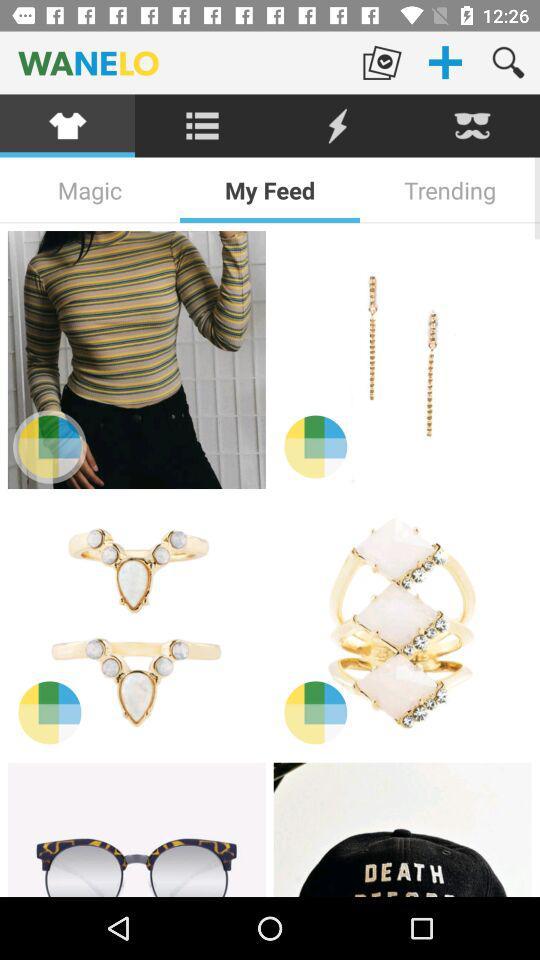 The height and width of the screenshot is (960, 540). I want to click on glasses, so click(135, 829).